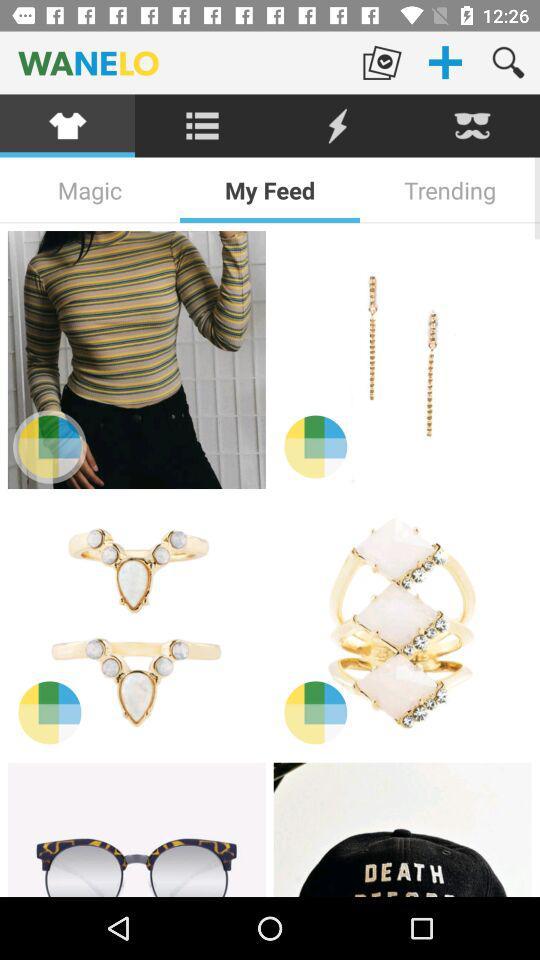 The height and width of the screenshot is (960, 540). I want to click on glasses, so click(135, 829).